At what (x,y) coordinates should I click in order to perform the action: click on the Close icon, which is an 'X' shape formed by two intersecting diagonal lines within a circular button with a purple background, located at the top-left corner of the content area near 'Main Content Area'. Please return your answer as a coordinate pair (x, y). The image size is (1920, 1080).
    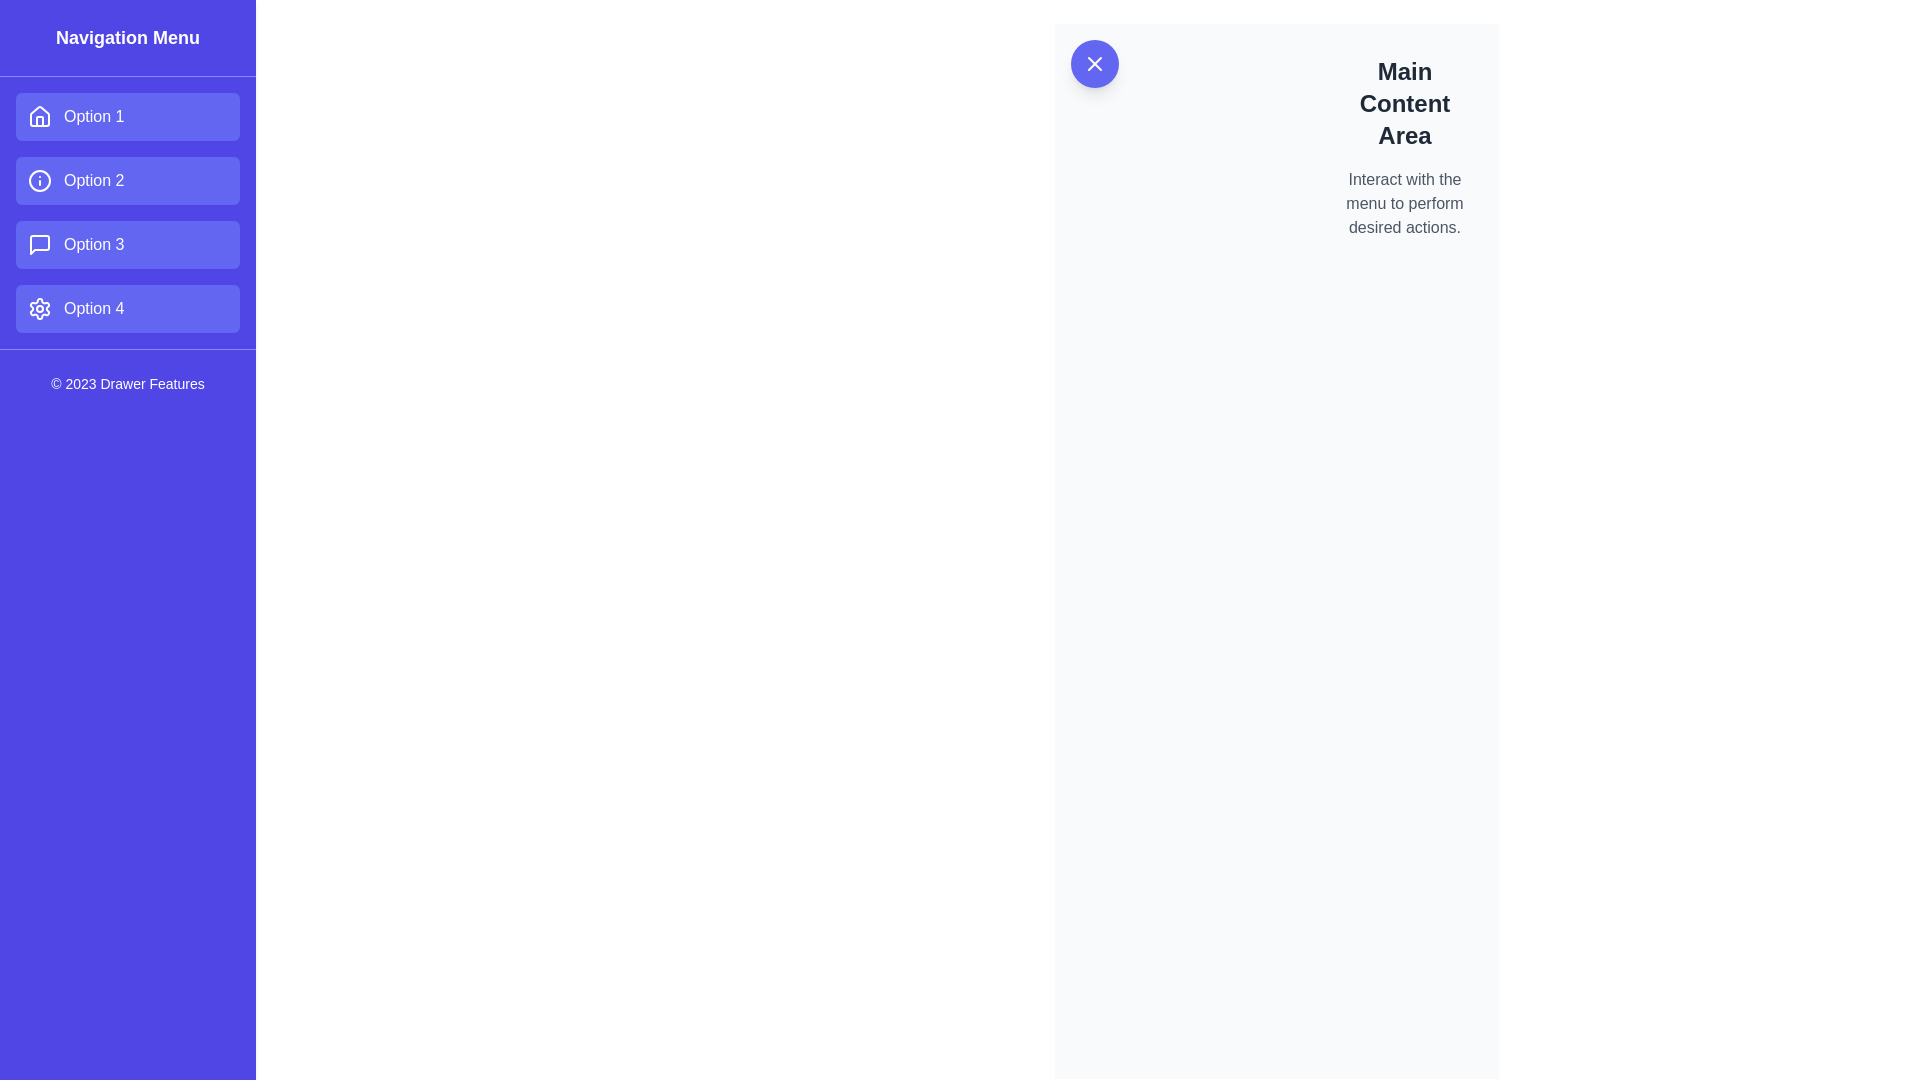
    Looking at the image, I should click on (1093, 63).